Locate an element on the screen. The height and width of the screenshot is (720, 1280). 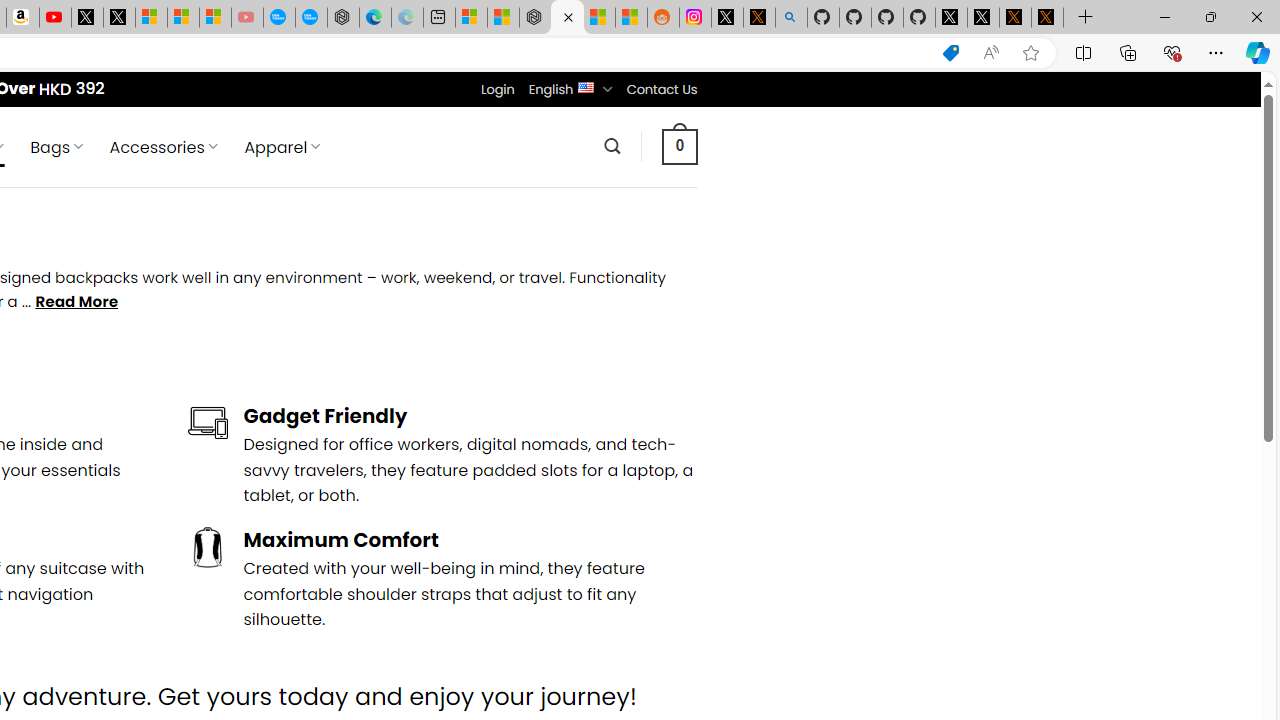
'This site has coupons! Shopping in Microsoft Edge' is located at coordinates (950, 52).